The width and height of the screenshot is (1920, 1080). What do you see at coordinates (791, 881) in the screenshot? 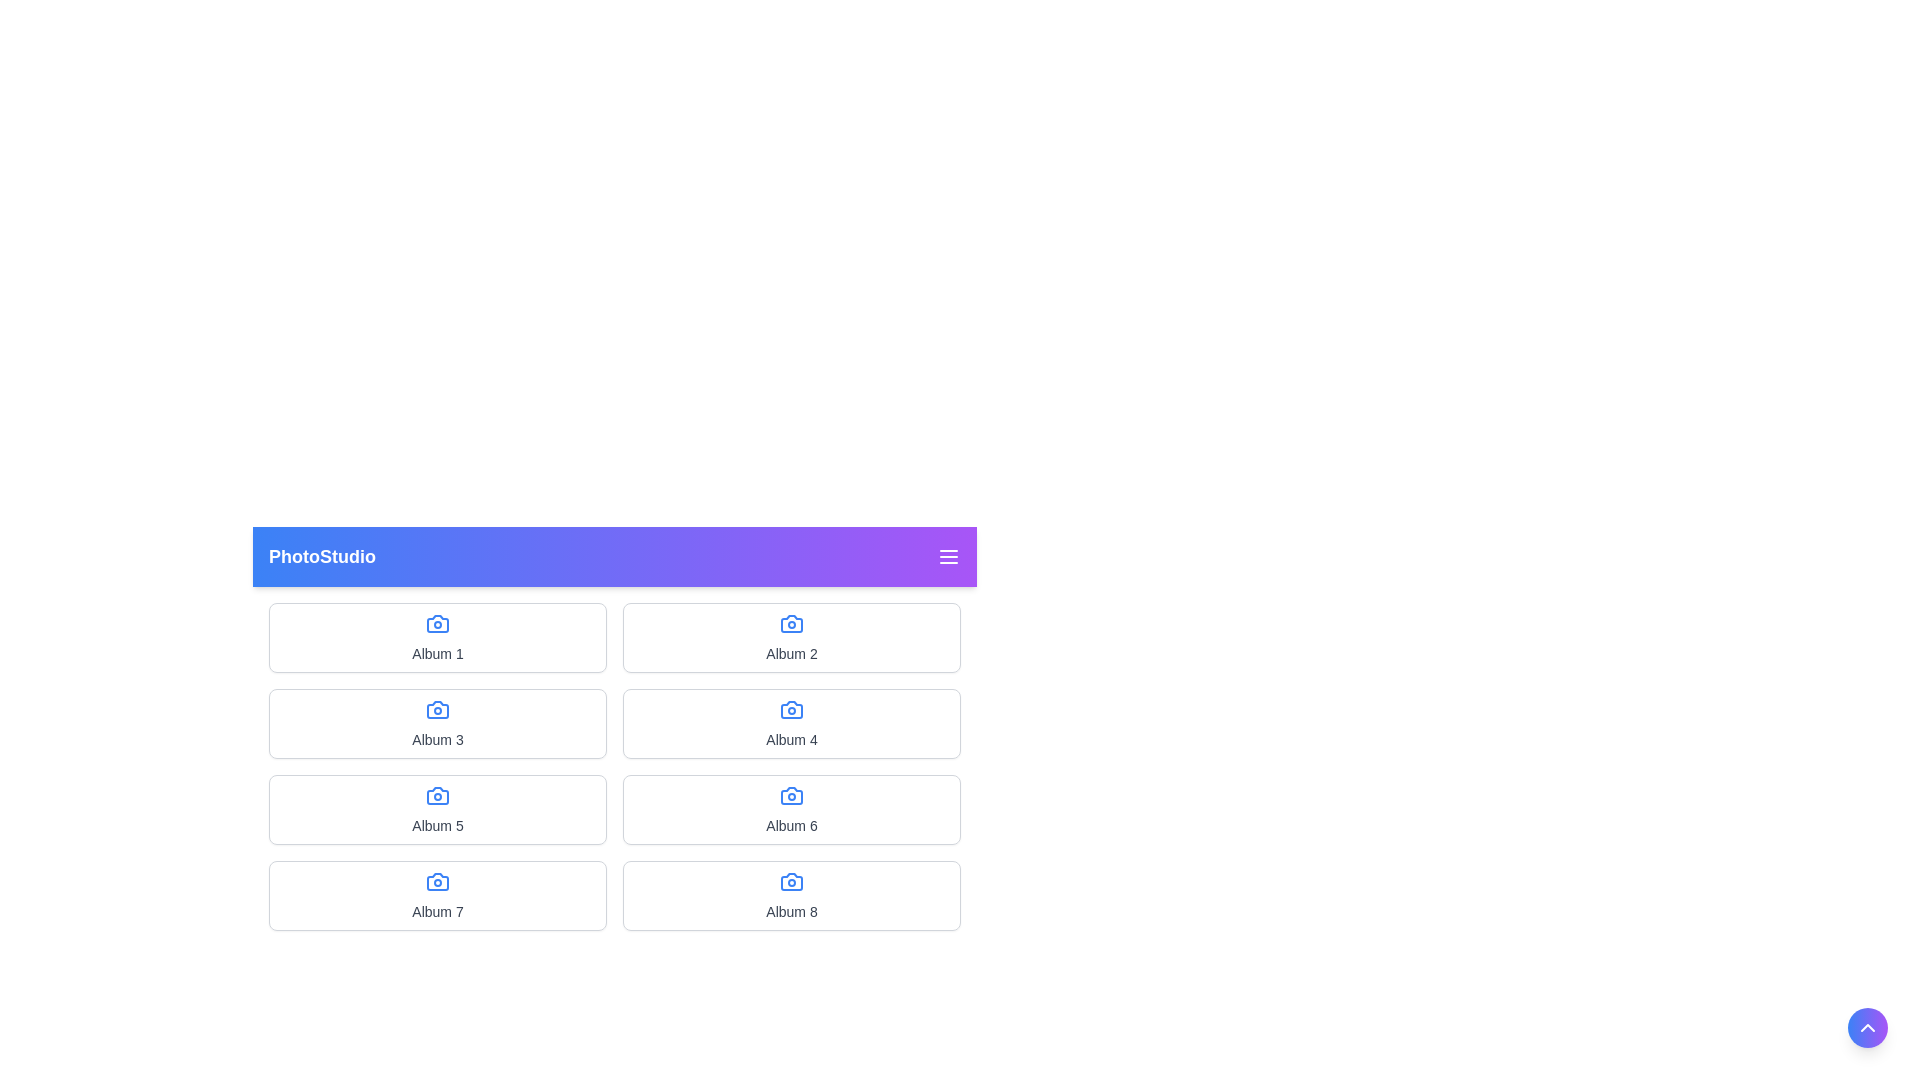
I see `the blue camera icon outline, which is part of the eighth album card in the second column of the fourth row` at bounding box center [791, 881].